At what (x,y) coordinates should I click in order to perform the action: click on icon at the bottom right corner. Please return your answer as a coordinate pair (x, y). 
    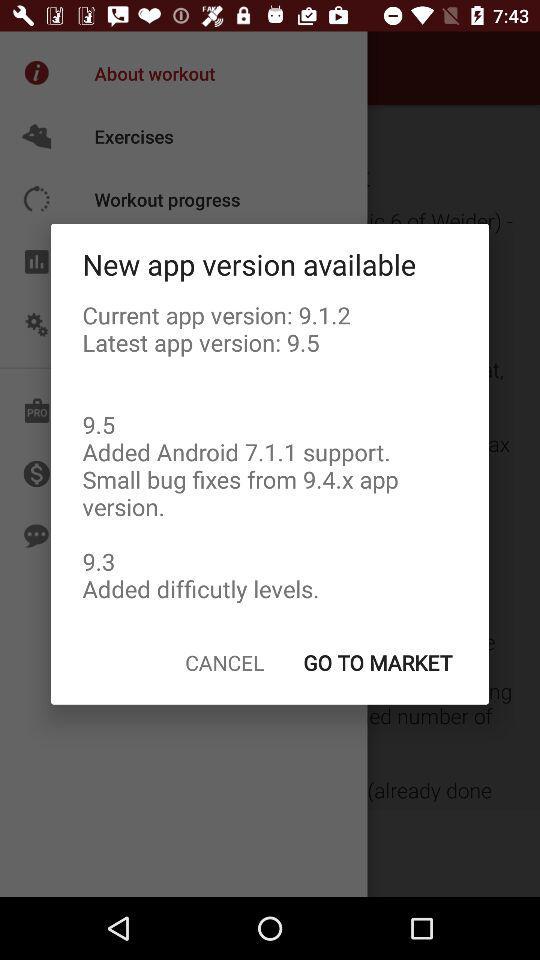
    Looking at the image, I should click on (377, 662).